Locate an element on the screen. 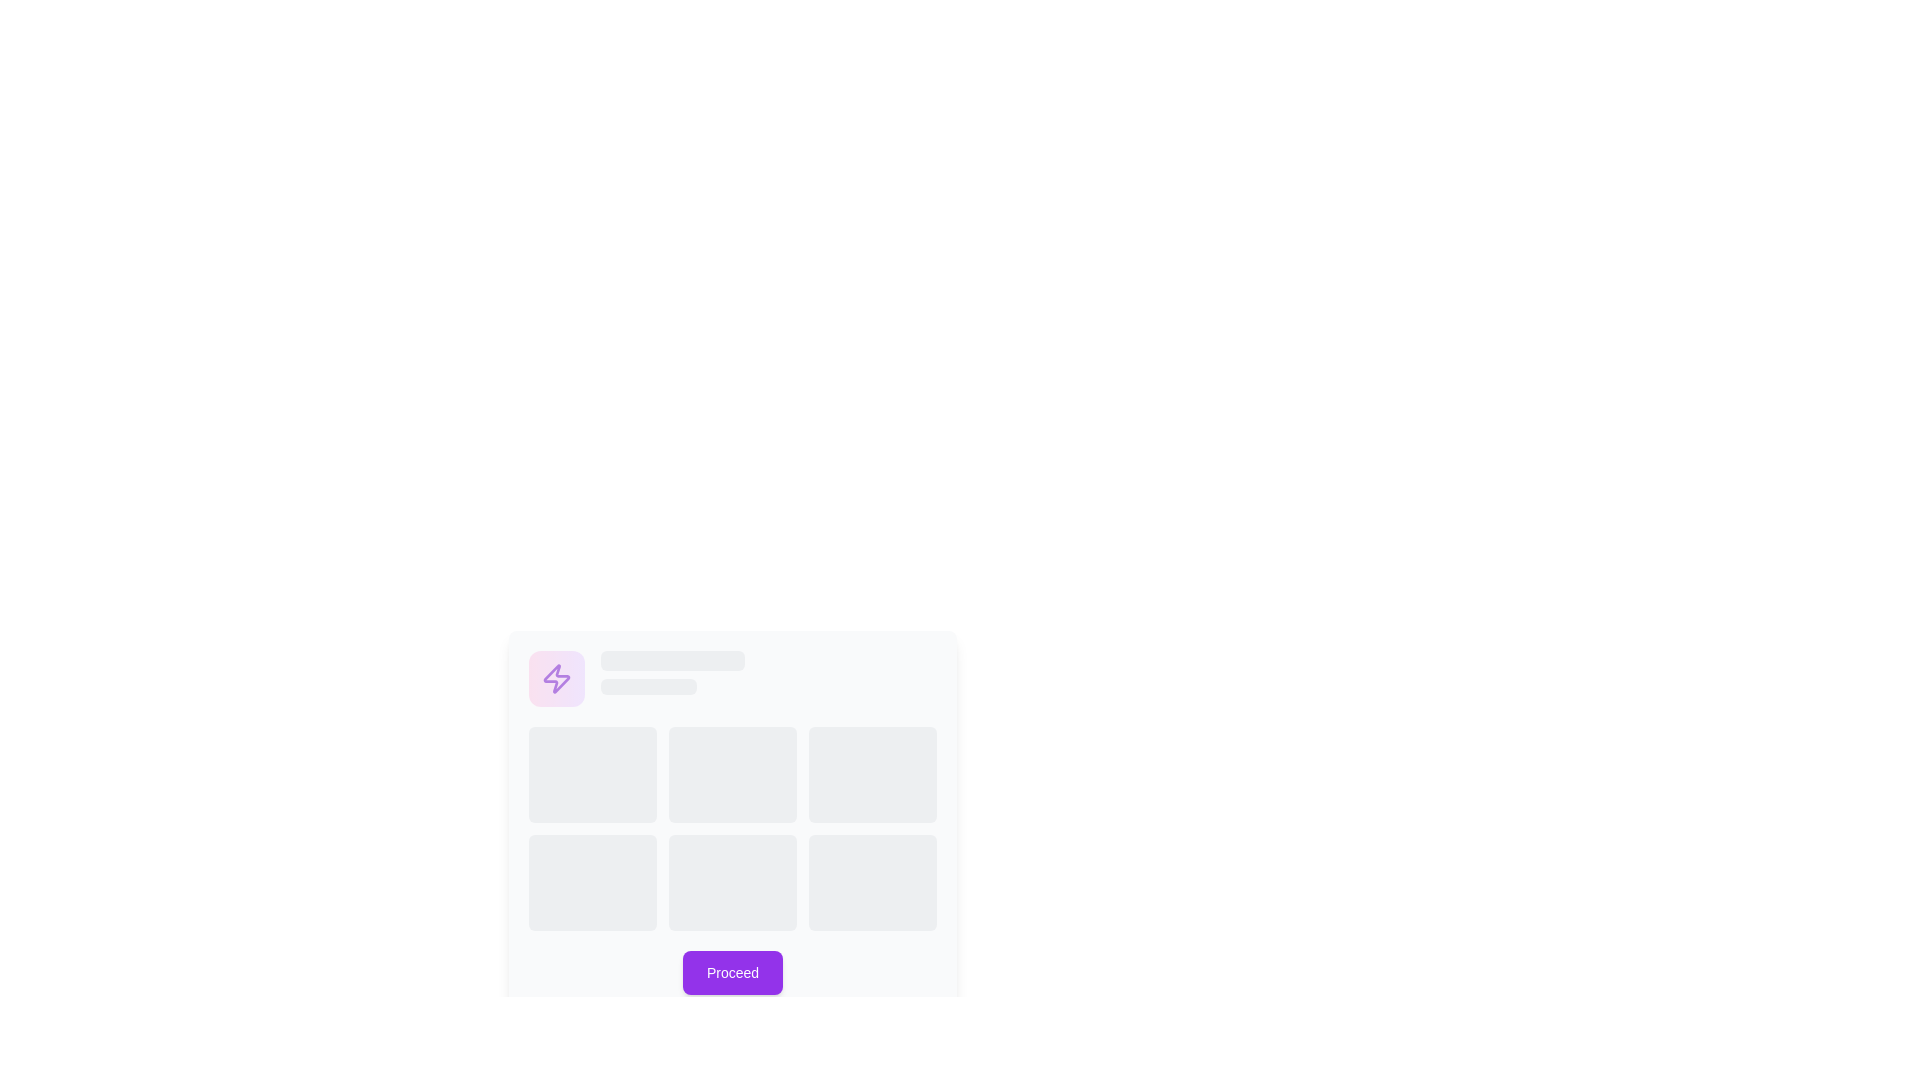 Image resolution: width=1920 pixels, height=1080 pixels. the gray, rounded rectangle Placeholder component with a pulsating animation effect, which is the third item in the top row of the 3x2 grid layout is located at coordinates (873, 774).